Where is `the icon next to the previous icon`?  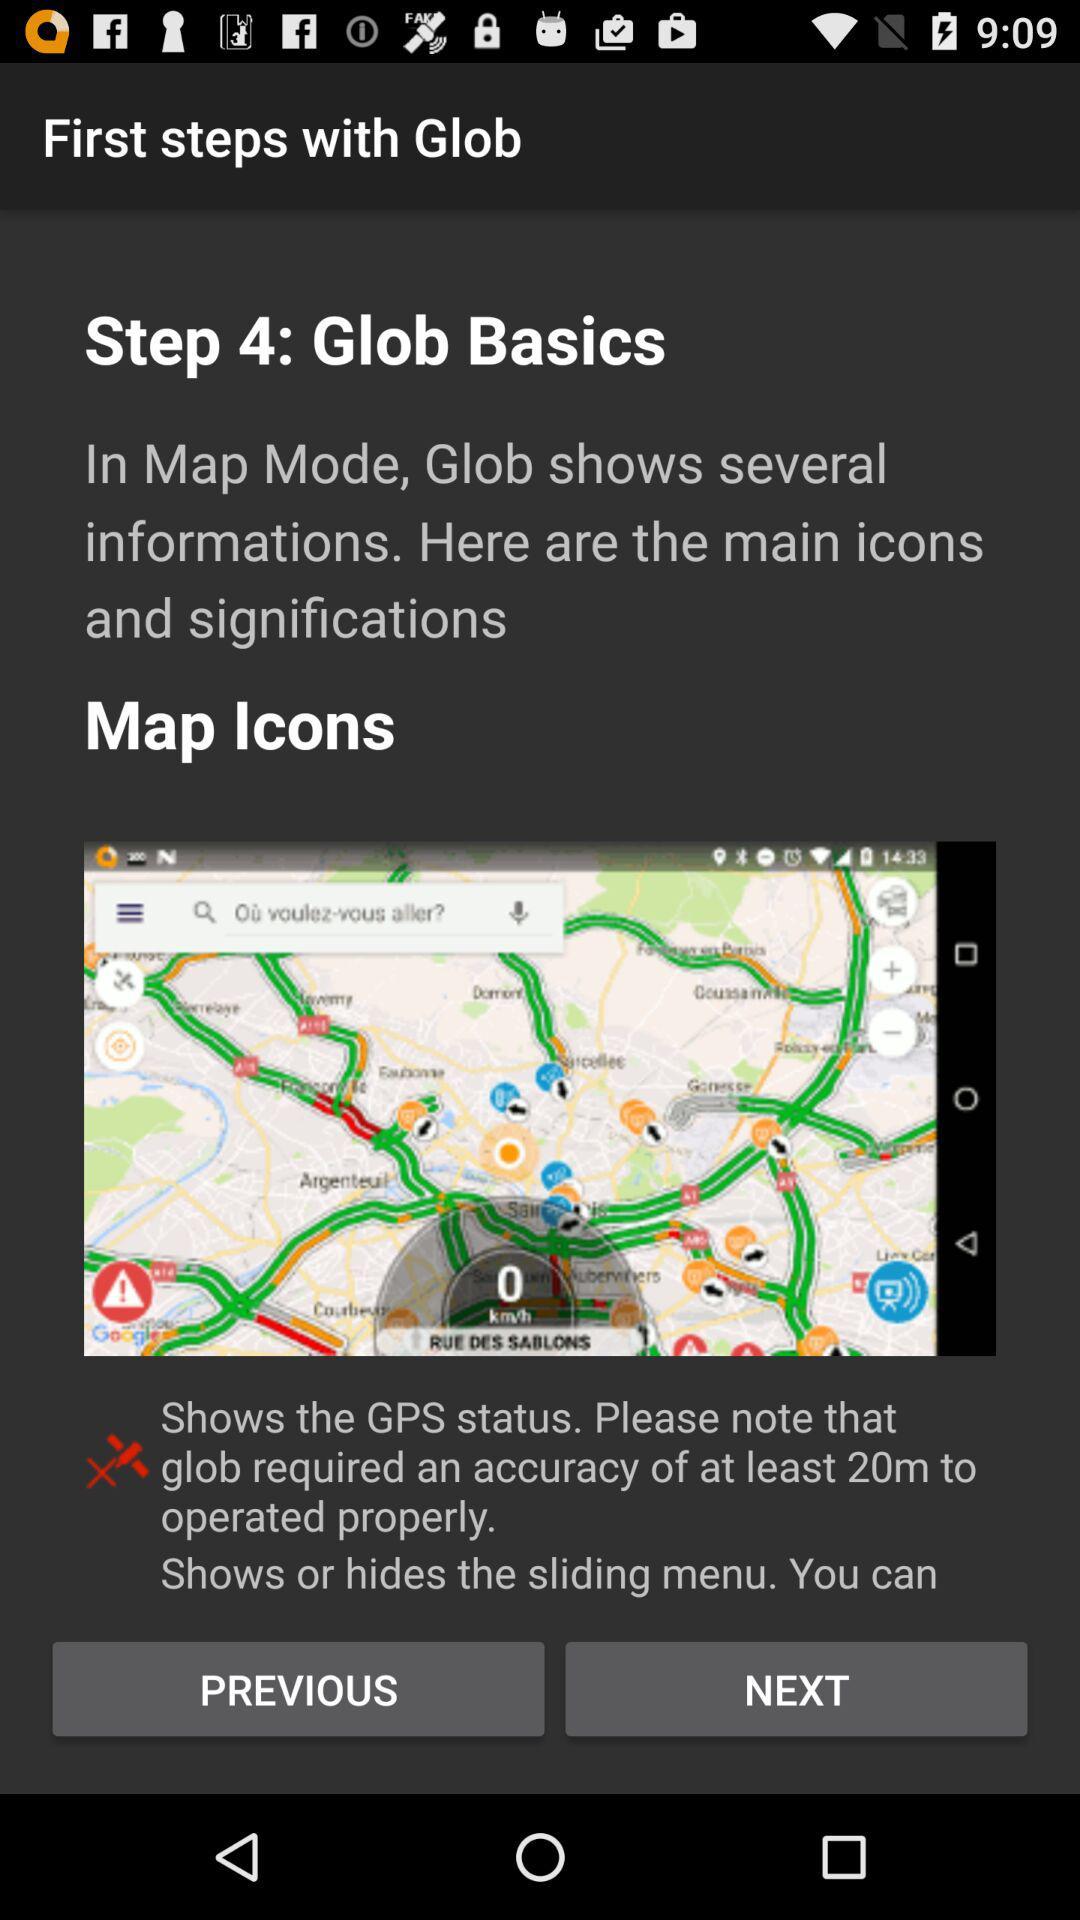 the icon next to the previous icon is located at coordinates (795, 1688).